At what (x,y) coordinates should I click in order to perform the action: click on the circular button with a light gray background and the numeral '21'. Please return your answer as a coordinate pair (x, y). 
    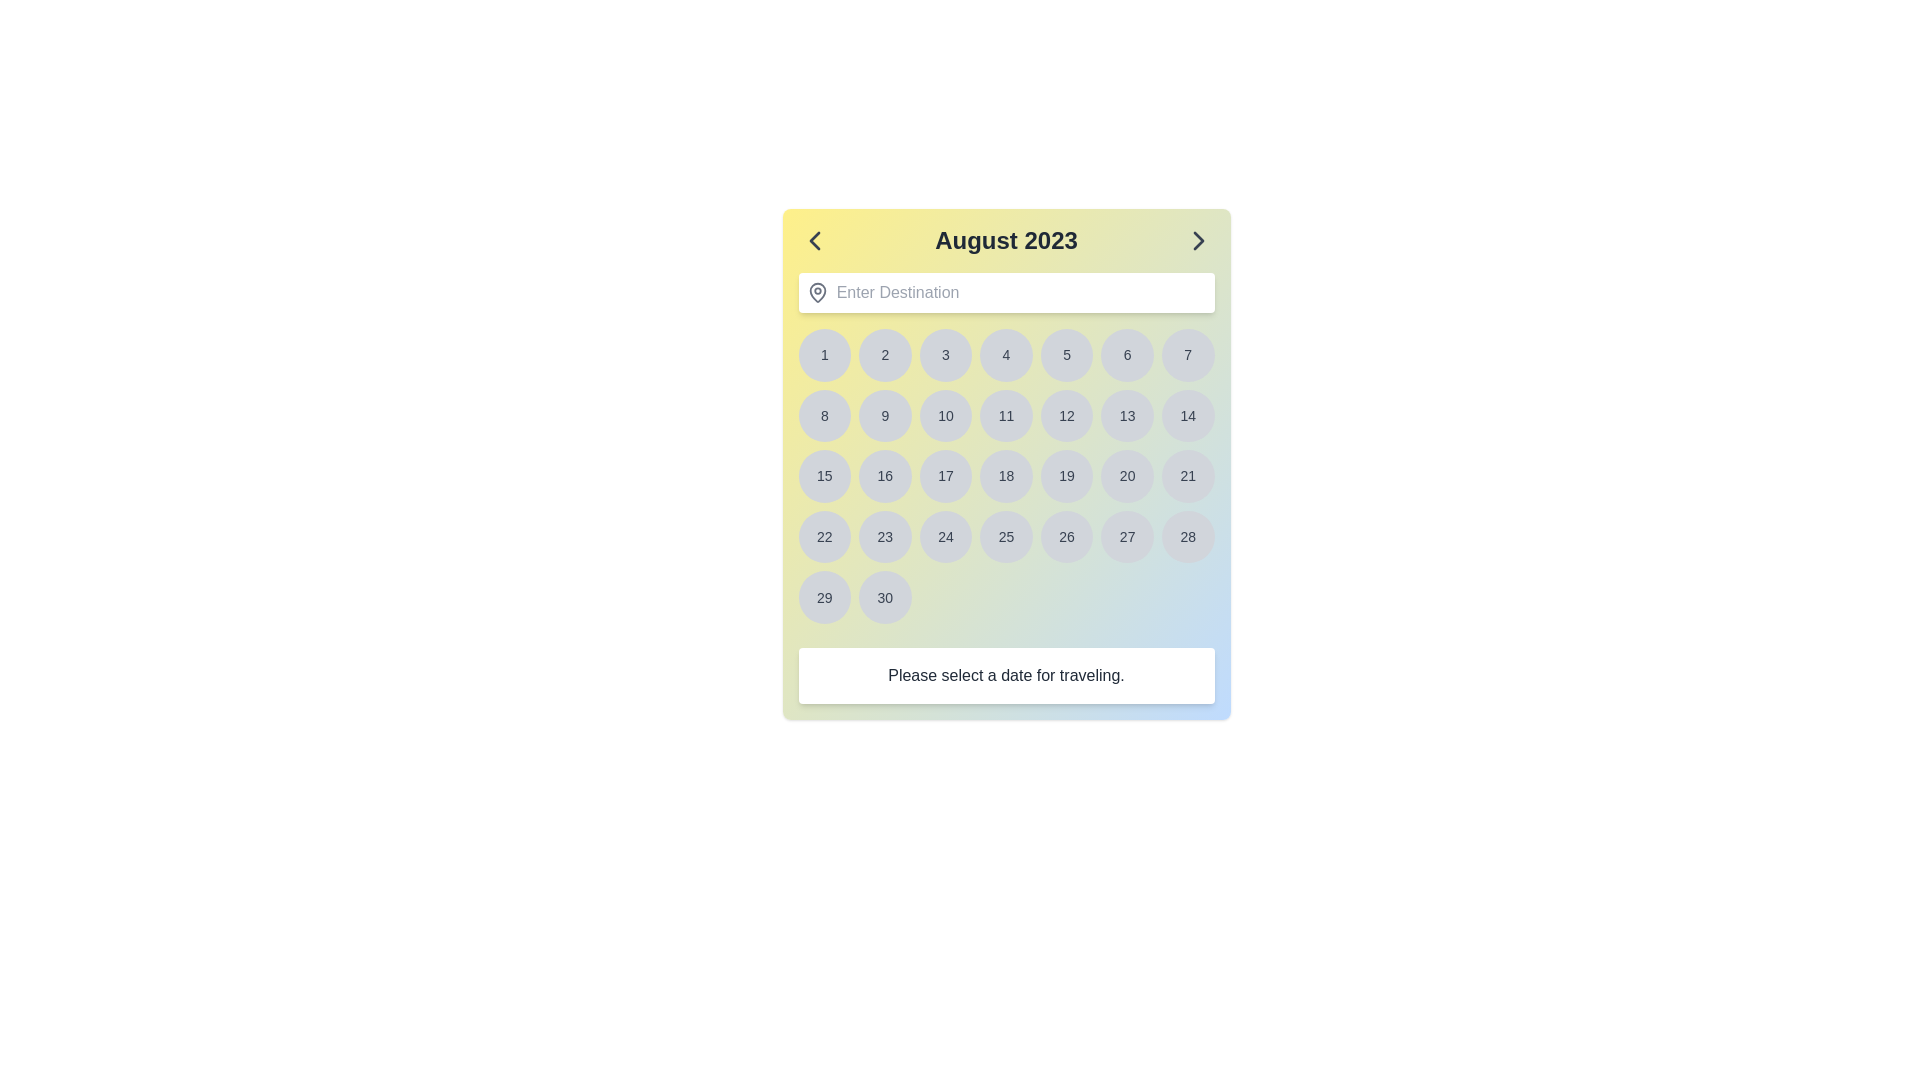
    Looking at the image, I should click on (1188, 475).